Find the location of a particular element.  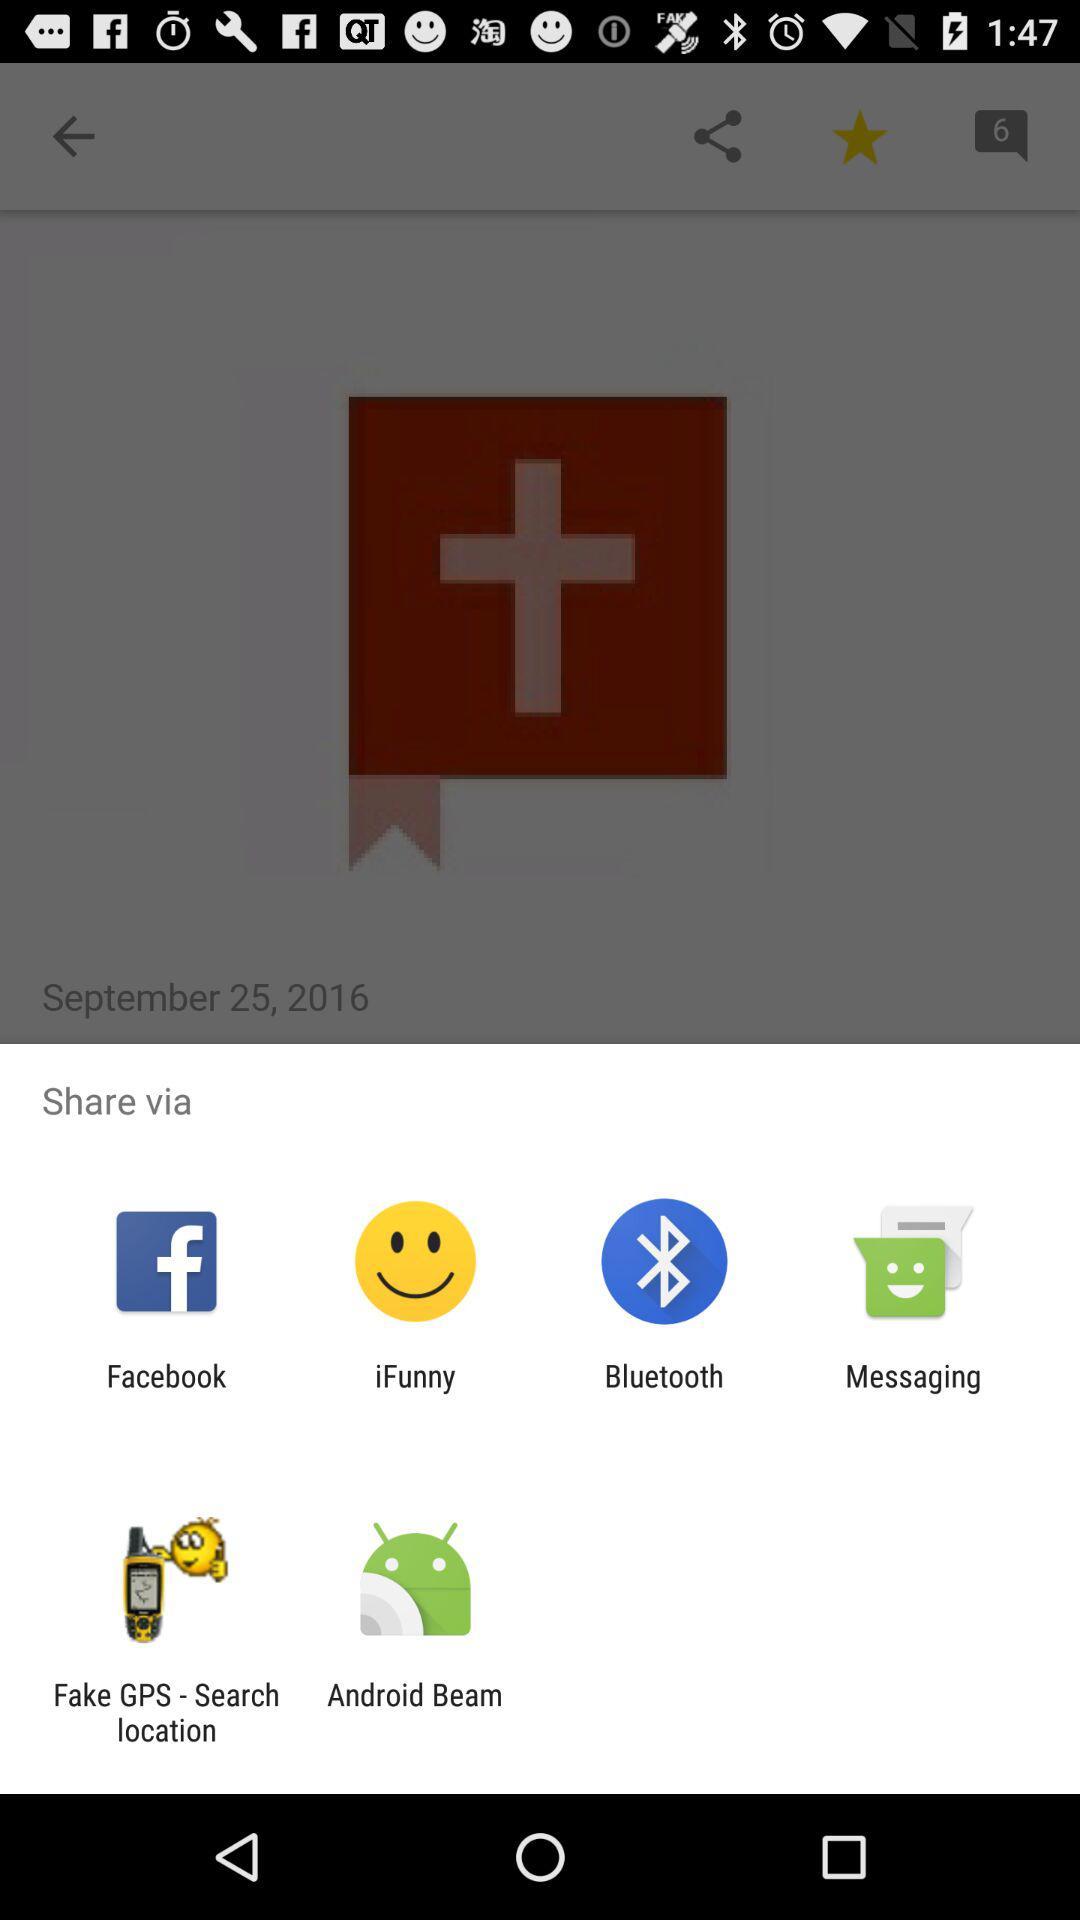

the bluetooth icon is located at coordinates (664, 1392).